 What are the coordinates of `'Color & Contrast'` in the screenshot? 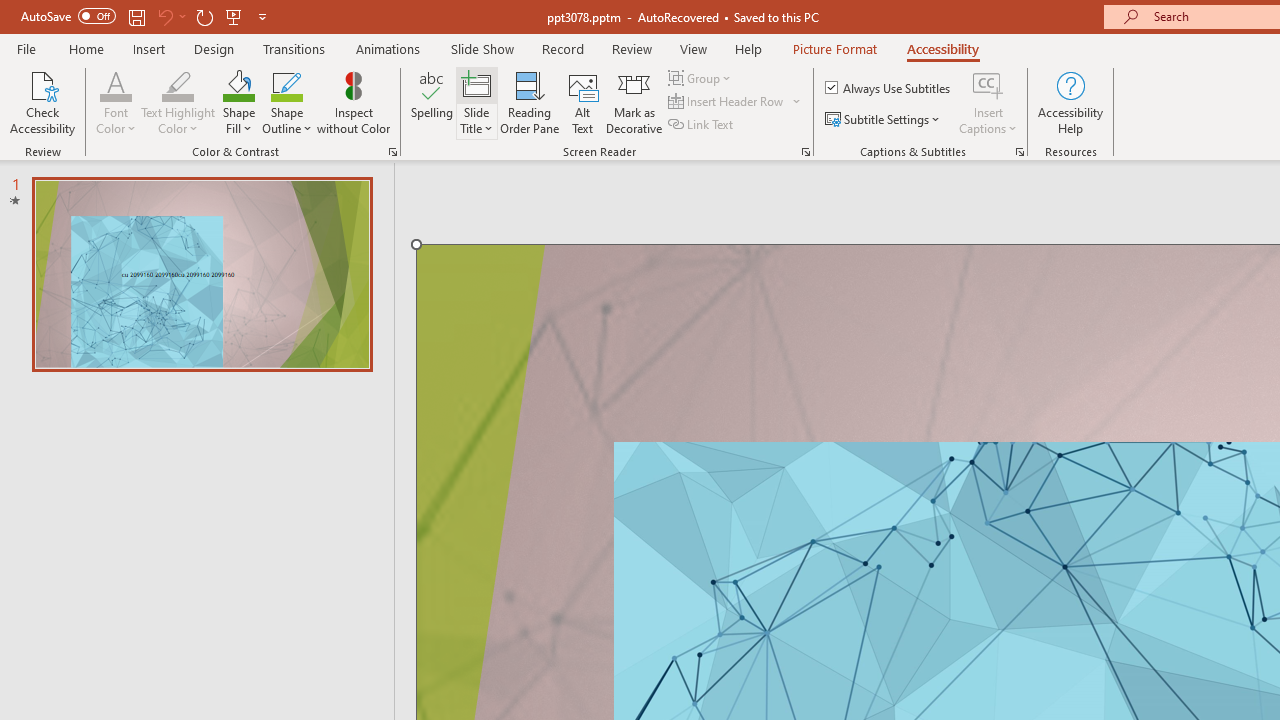 It's located at (392, 150).